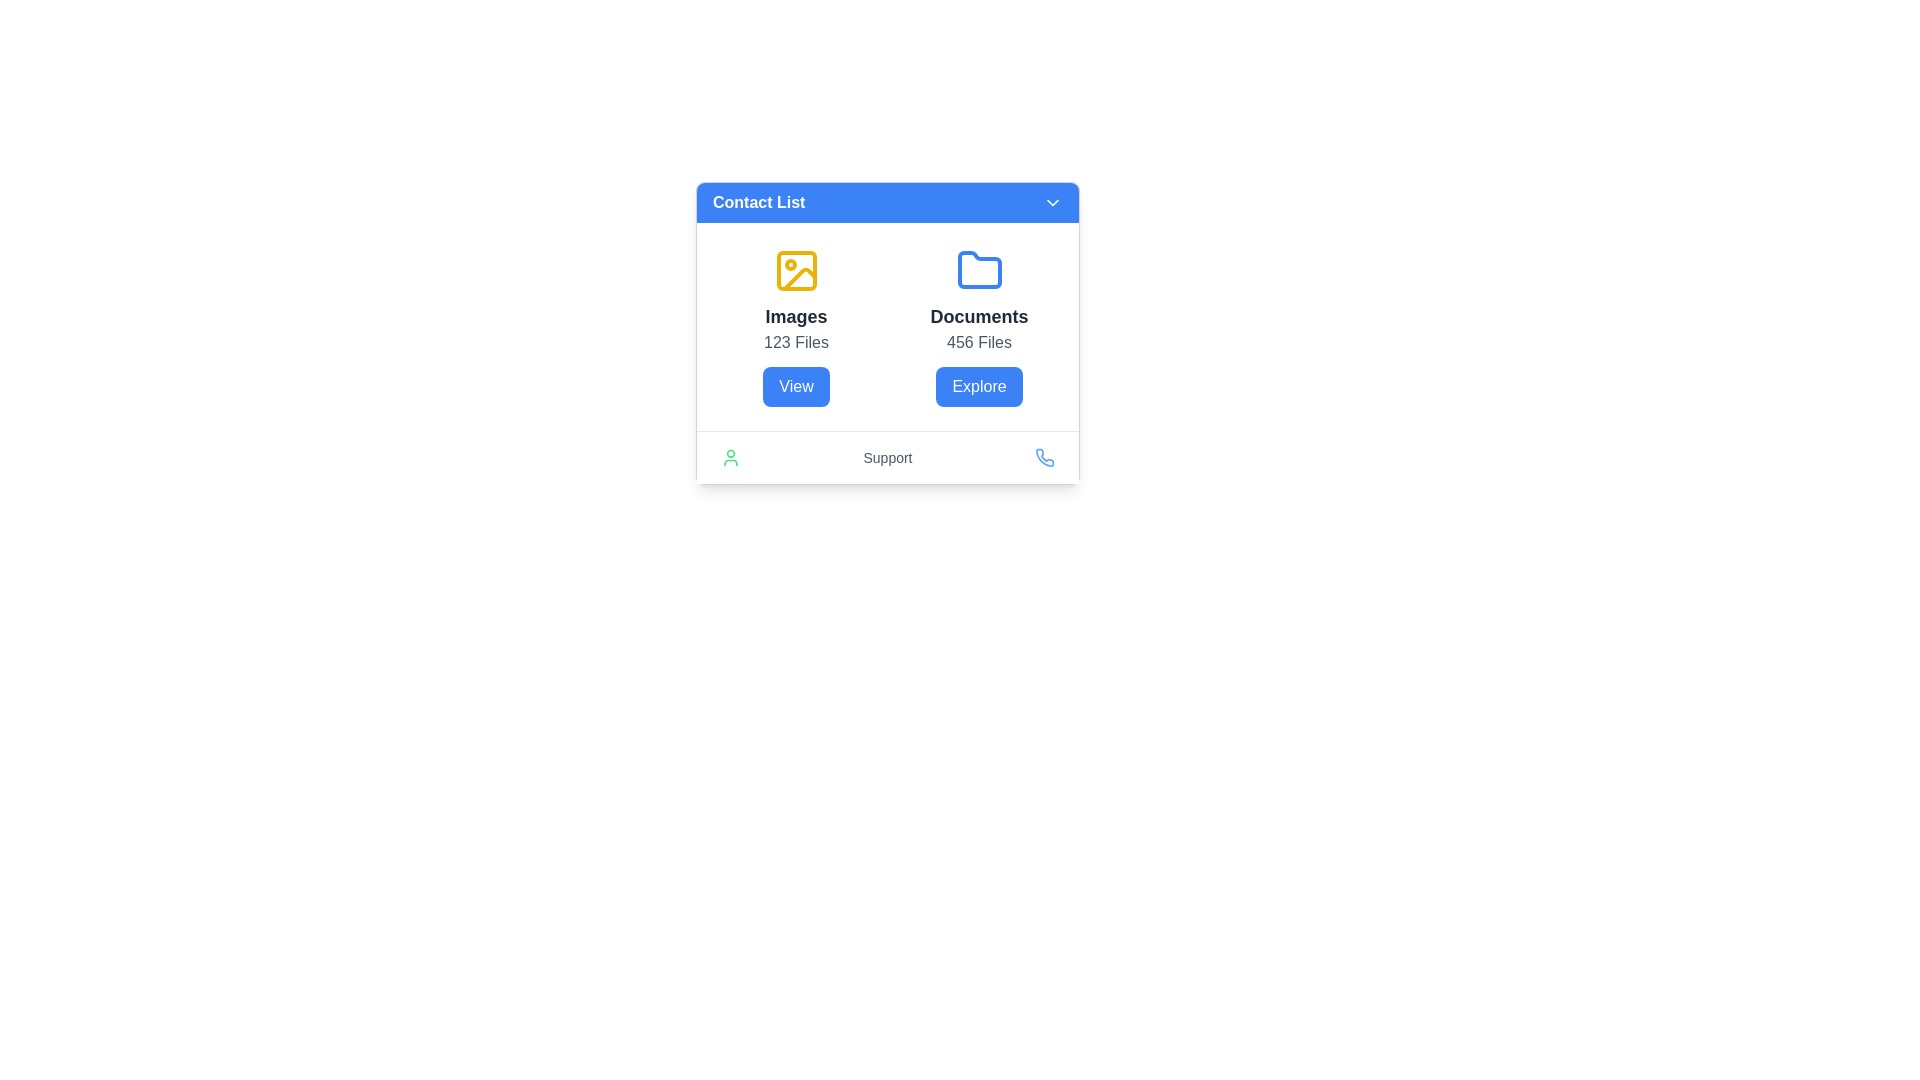  Describe the element at coordinates (887, 457) in the screenshot. I see `the 'Support' text label, which is centrally positioned between a green user icon on the left and a blue phone icon on the right` at that location.